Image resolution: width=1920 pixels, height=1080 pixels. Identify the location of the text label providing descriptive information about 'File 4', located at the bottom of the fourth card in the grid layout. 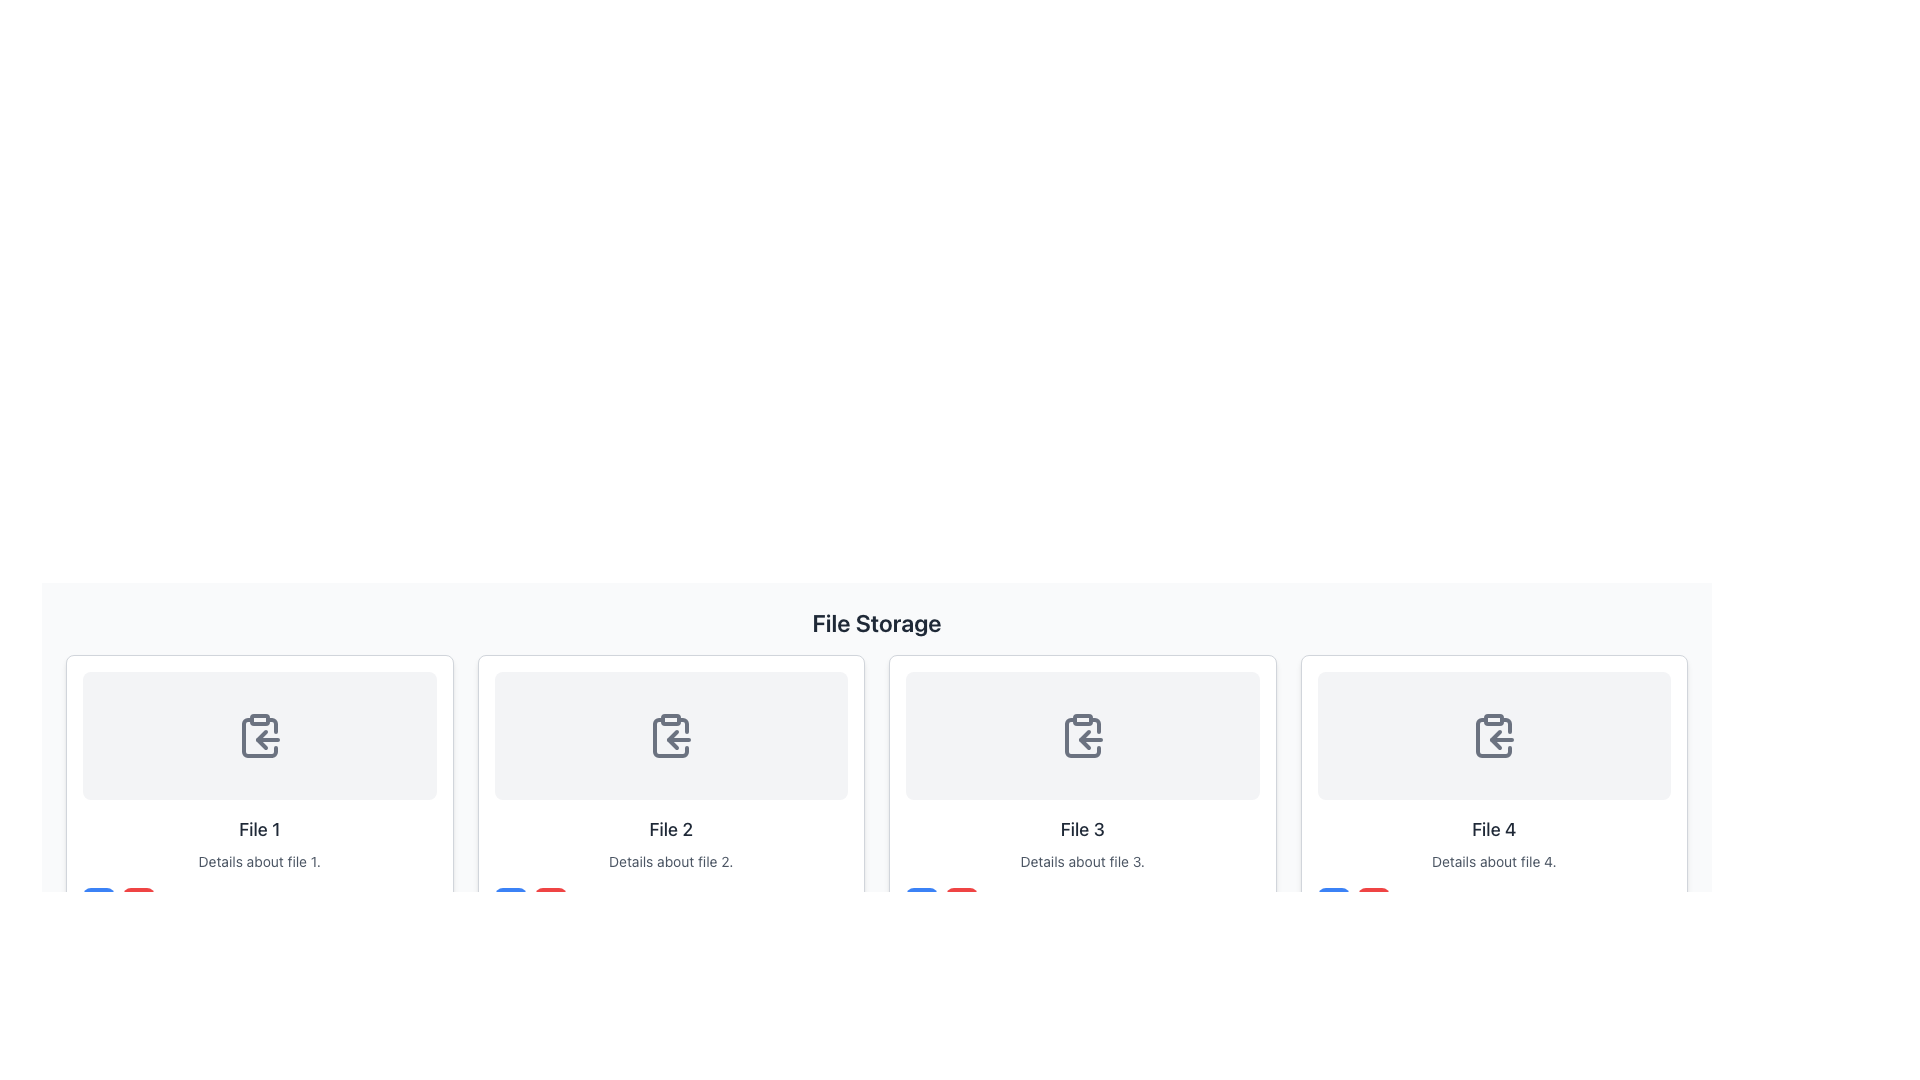
(1494, 860).